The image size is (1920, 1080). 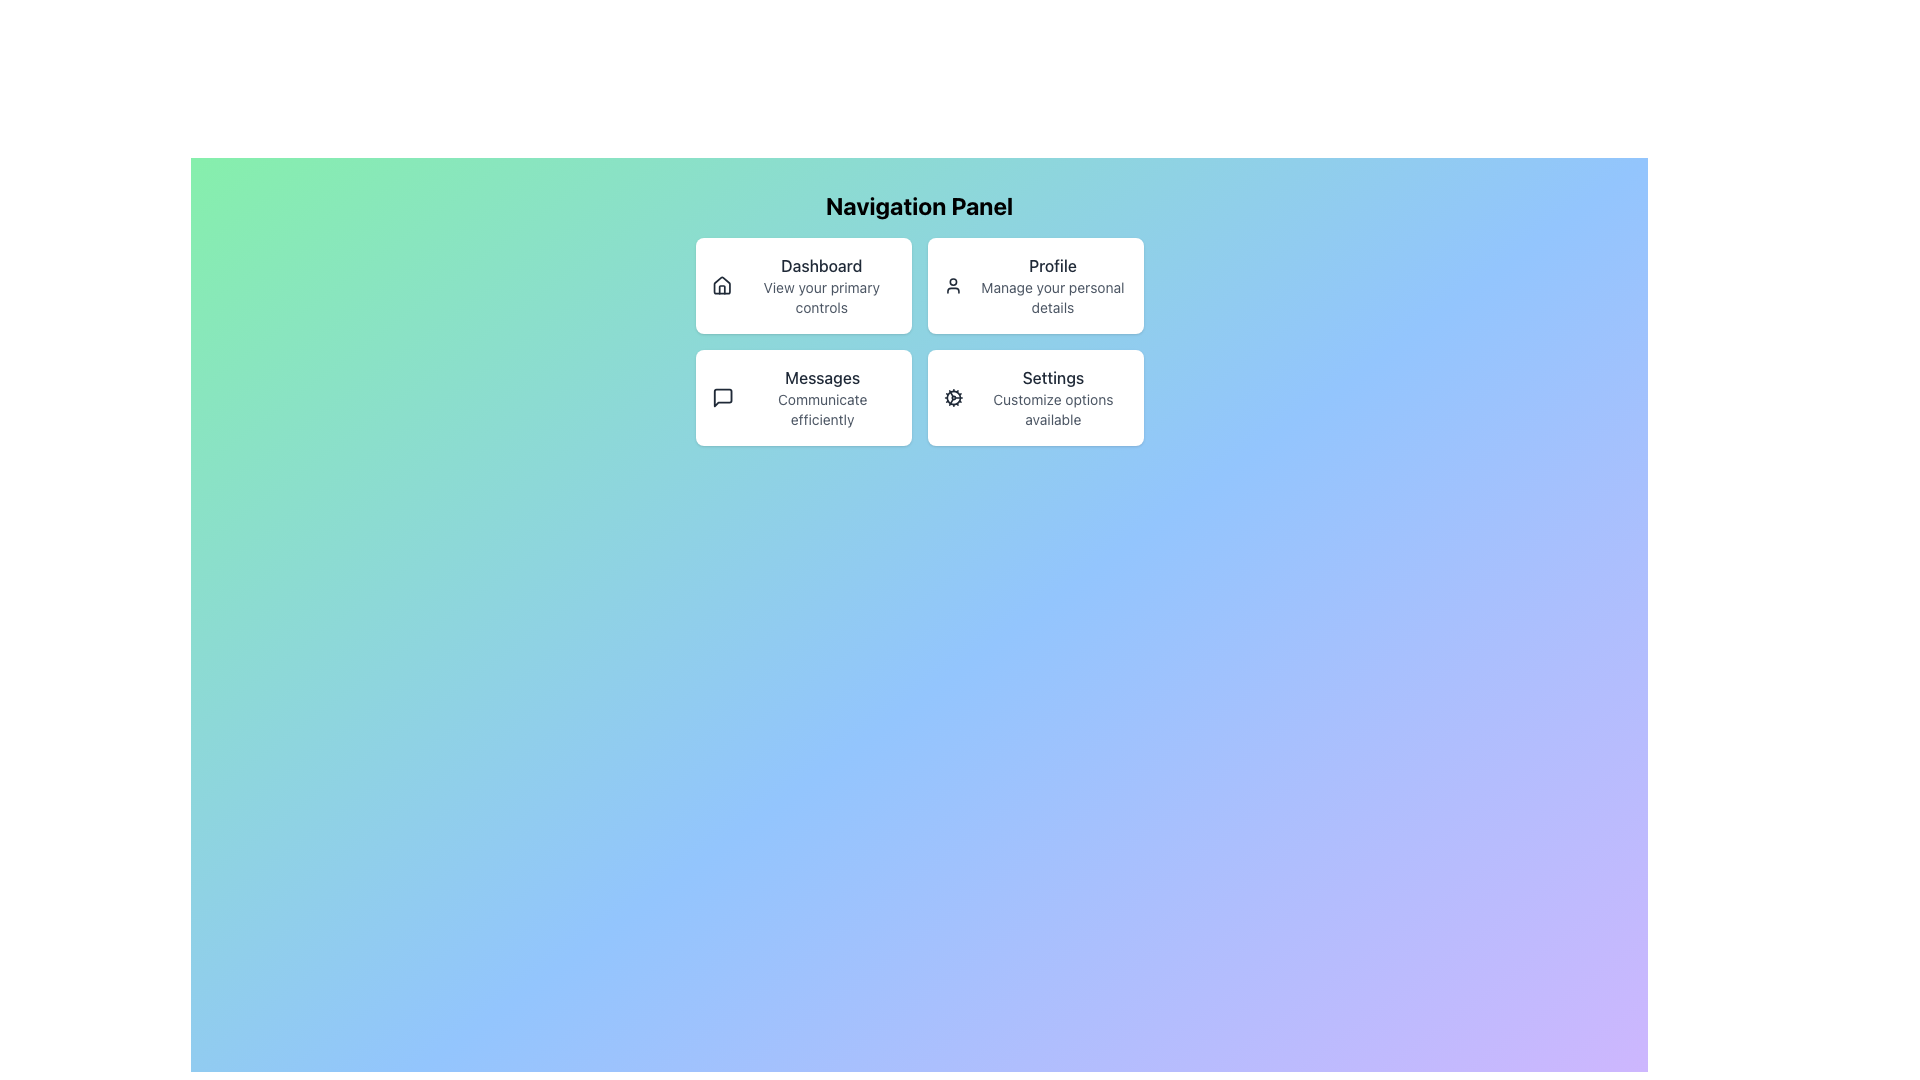 What do you see at coordinates (803, 397) in the screenshot?
I see `the 'Messages' button, which features a speech bubble icon and a two-line text description` at bounding box center [803, 397].